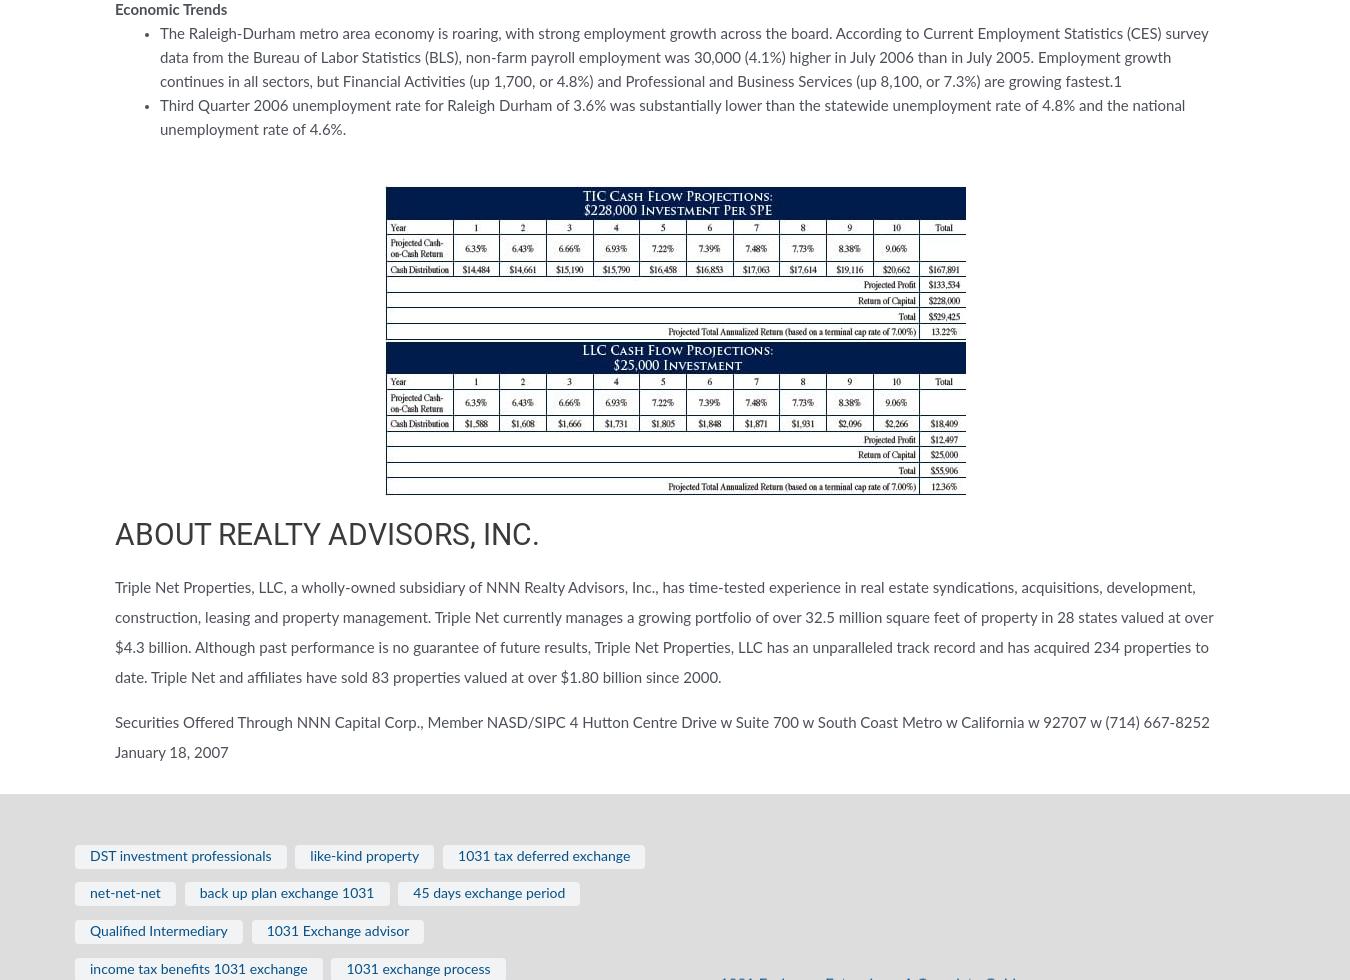 This screenshot has width=1350, height=980. What do you see at coordinates (662, 737) in the screenshot?
I see `'Securities Offered Through NNN Capital Corp., Member NASD/SIPC 4 Hutton Centre Drive w Suite 700 w South Coast Metro w California w 92707 w (714) 667-8252 January 18, 2007'` at bounding box center [662, 737].